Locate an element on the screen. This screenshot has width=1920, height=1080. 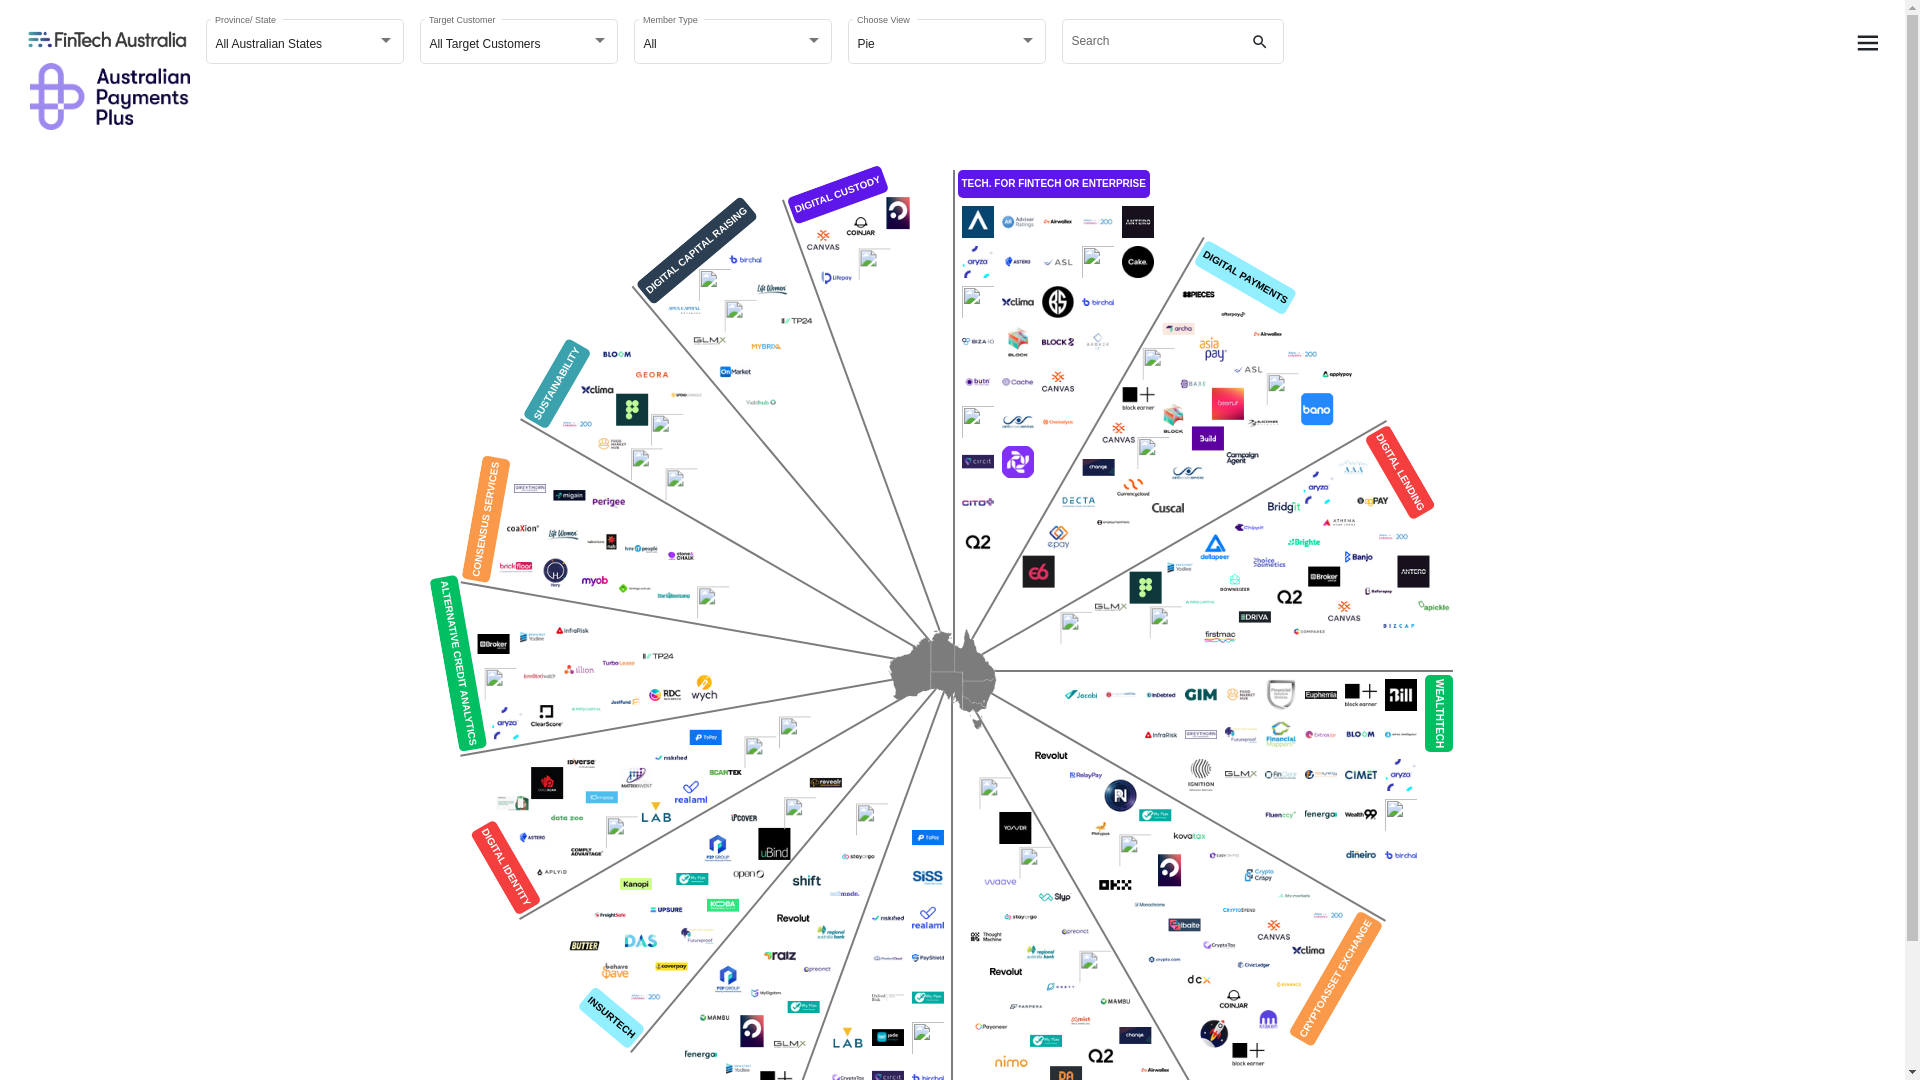
'Liftwomen Group' is located at coordinates (770, 289).